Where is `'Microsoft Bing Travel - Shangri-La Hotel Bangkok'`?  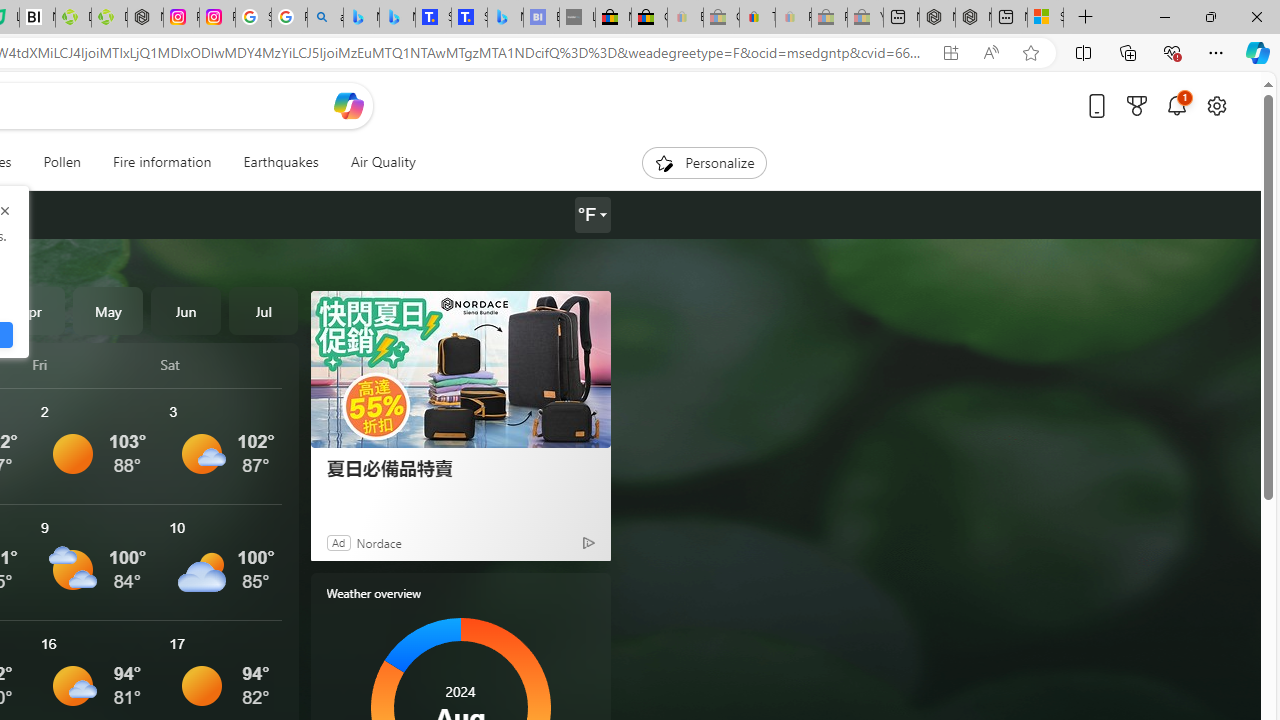
'Microsoft Bing Travel - Shangri-La Hotel Bangkok' is located at coordinates (505, 17).